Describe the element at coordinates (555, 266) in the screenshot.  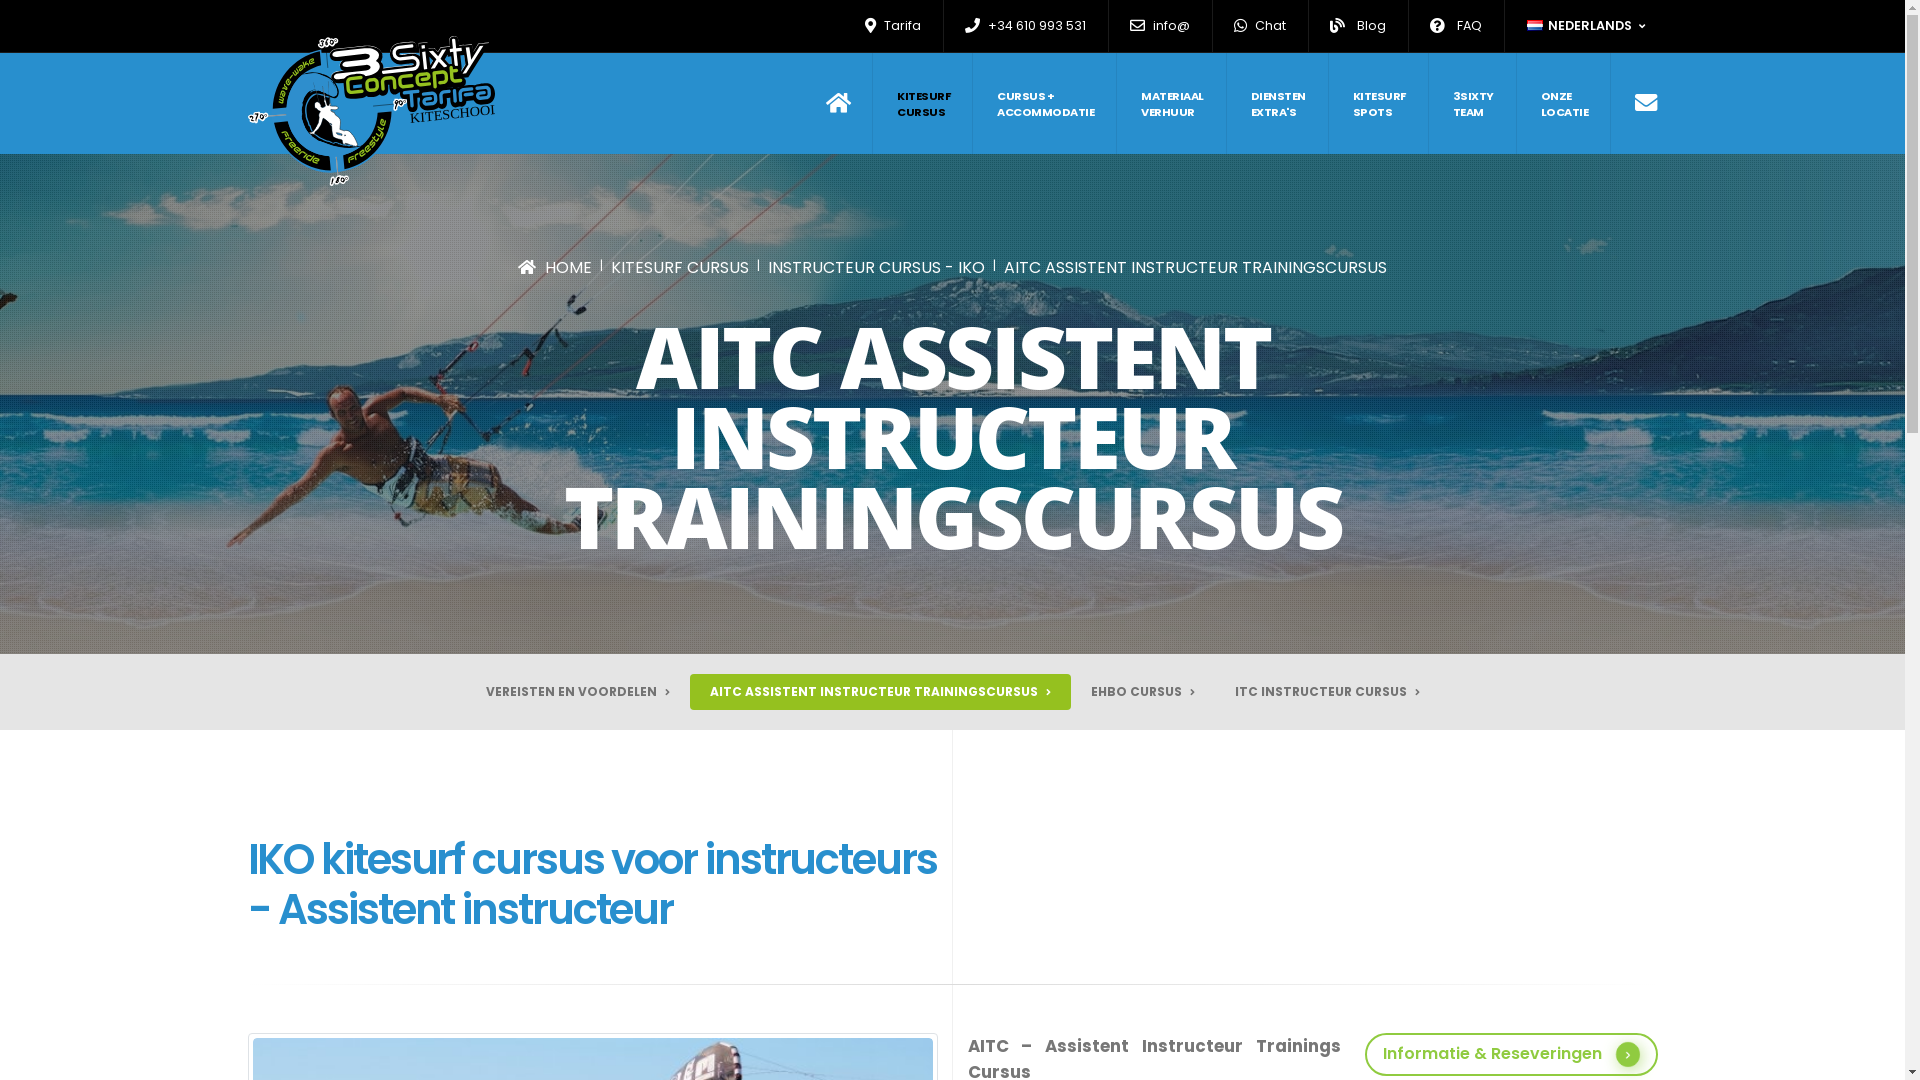
I see `'HOME'` at that location.